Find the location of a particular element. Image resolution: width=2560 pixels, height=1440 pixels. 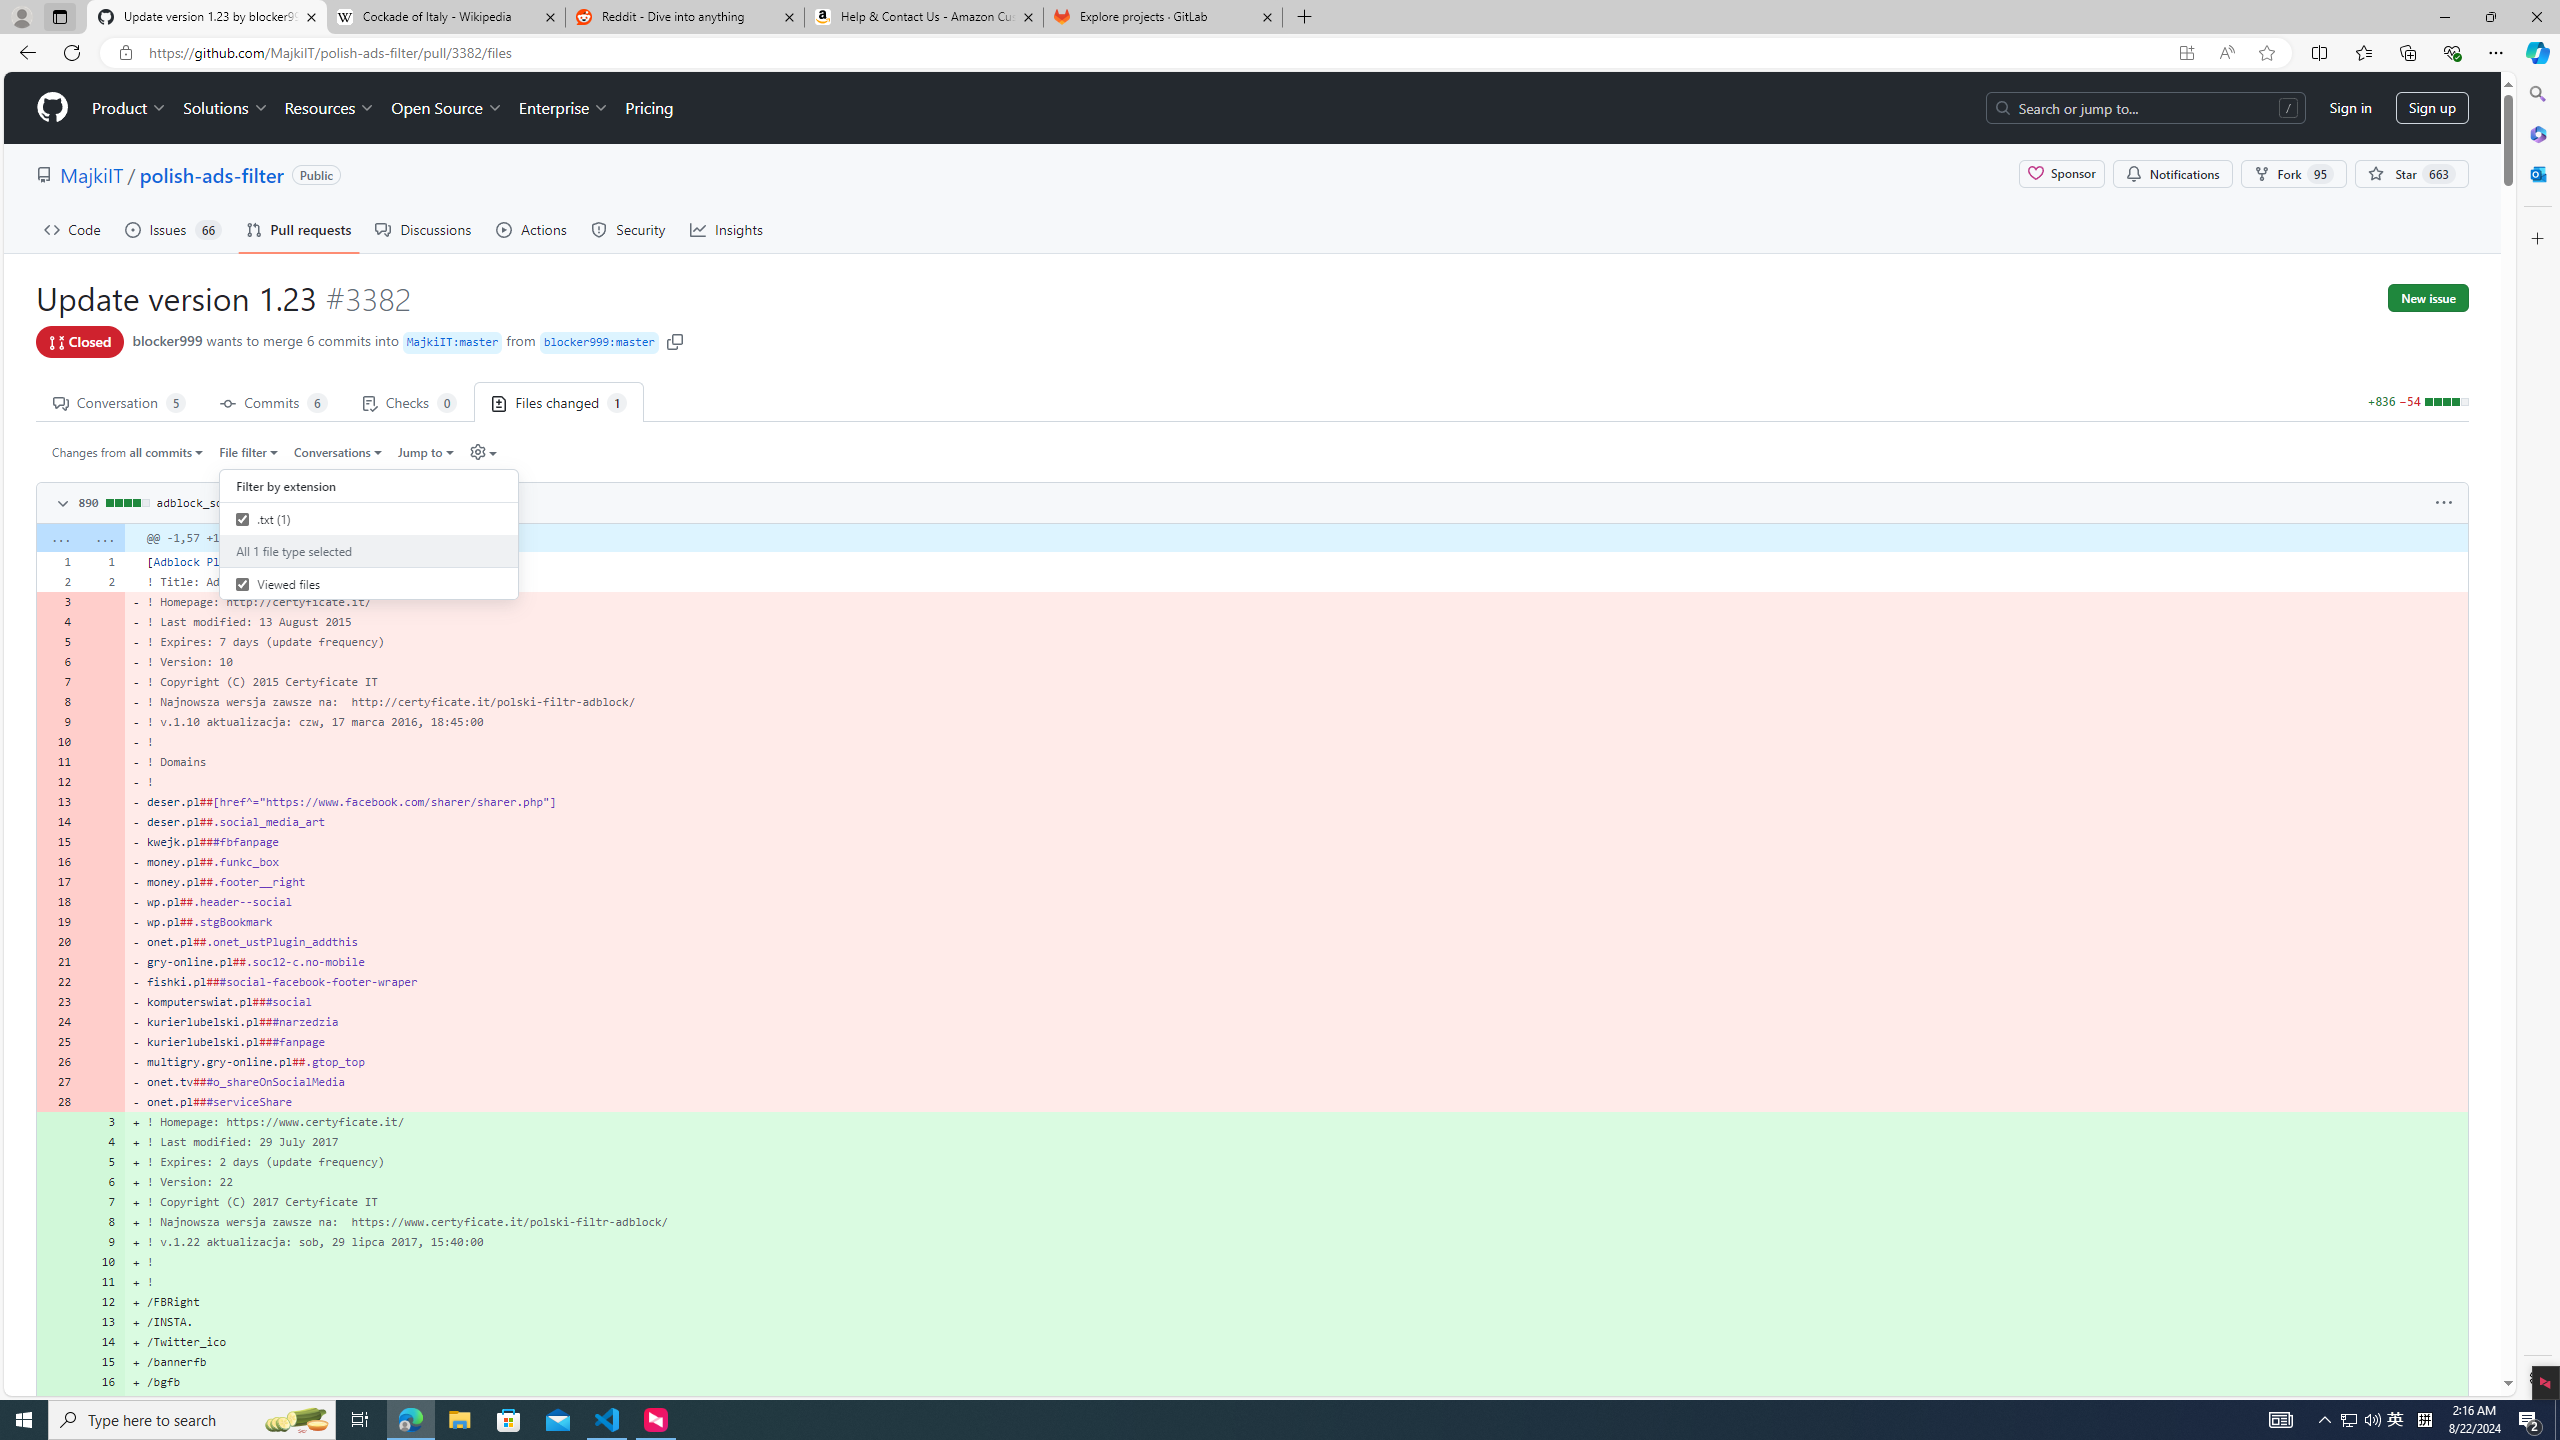

'Issues 66' is located at coordinates (171, 229).